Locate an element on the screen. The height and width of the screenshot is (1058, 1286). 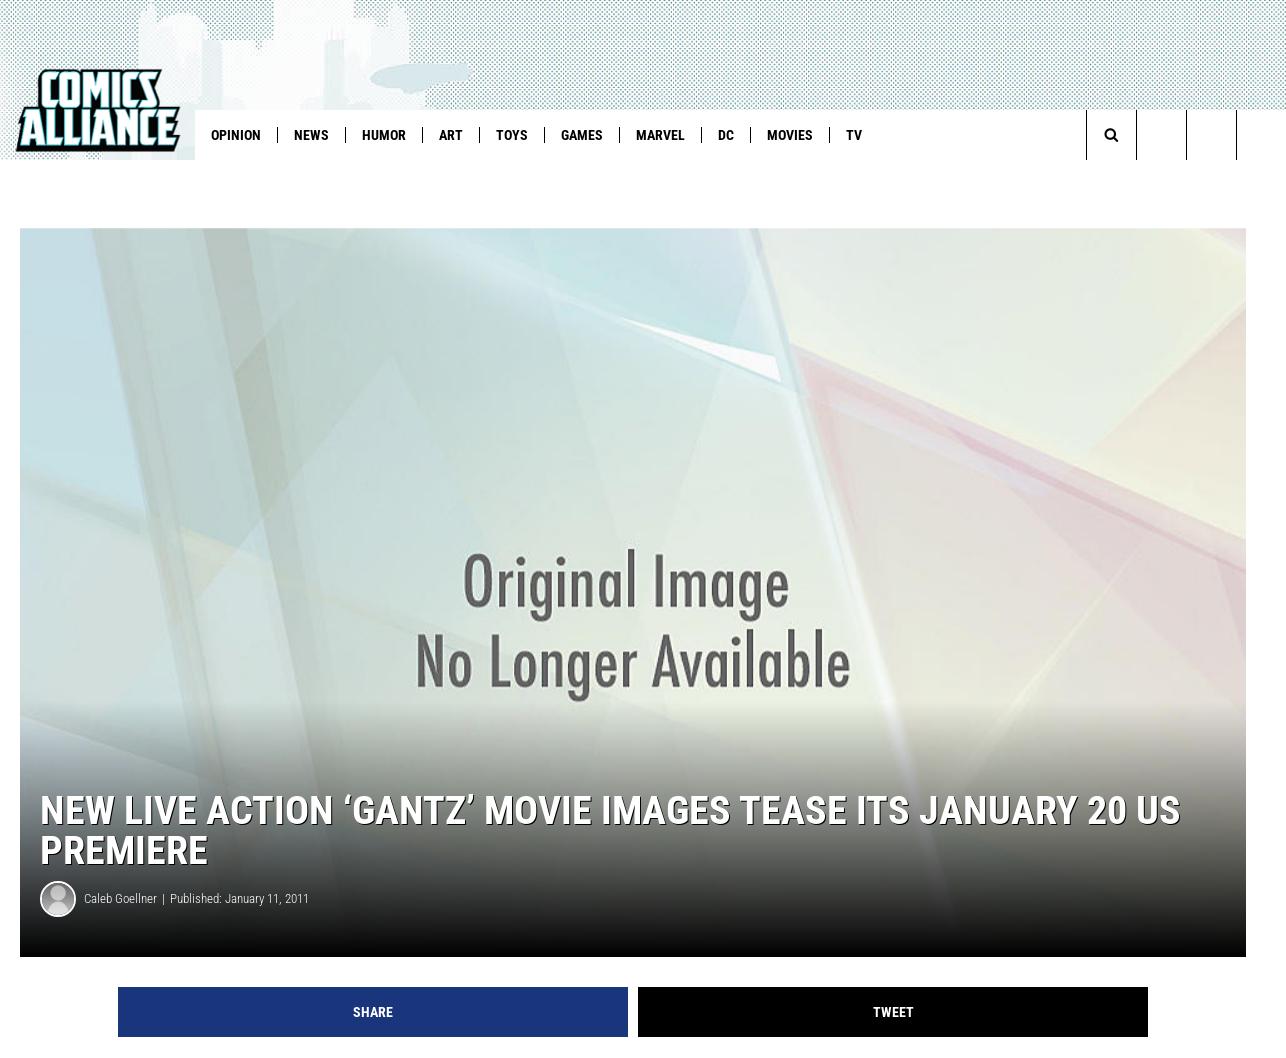
'Toys' is located at coordinates (510, 134).